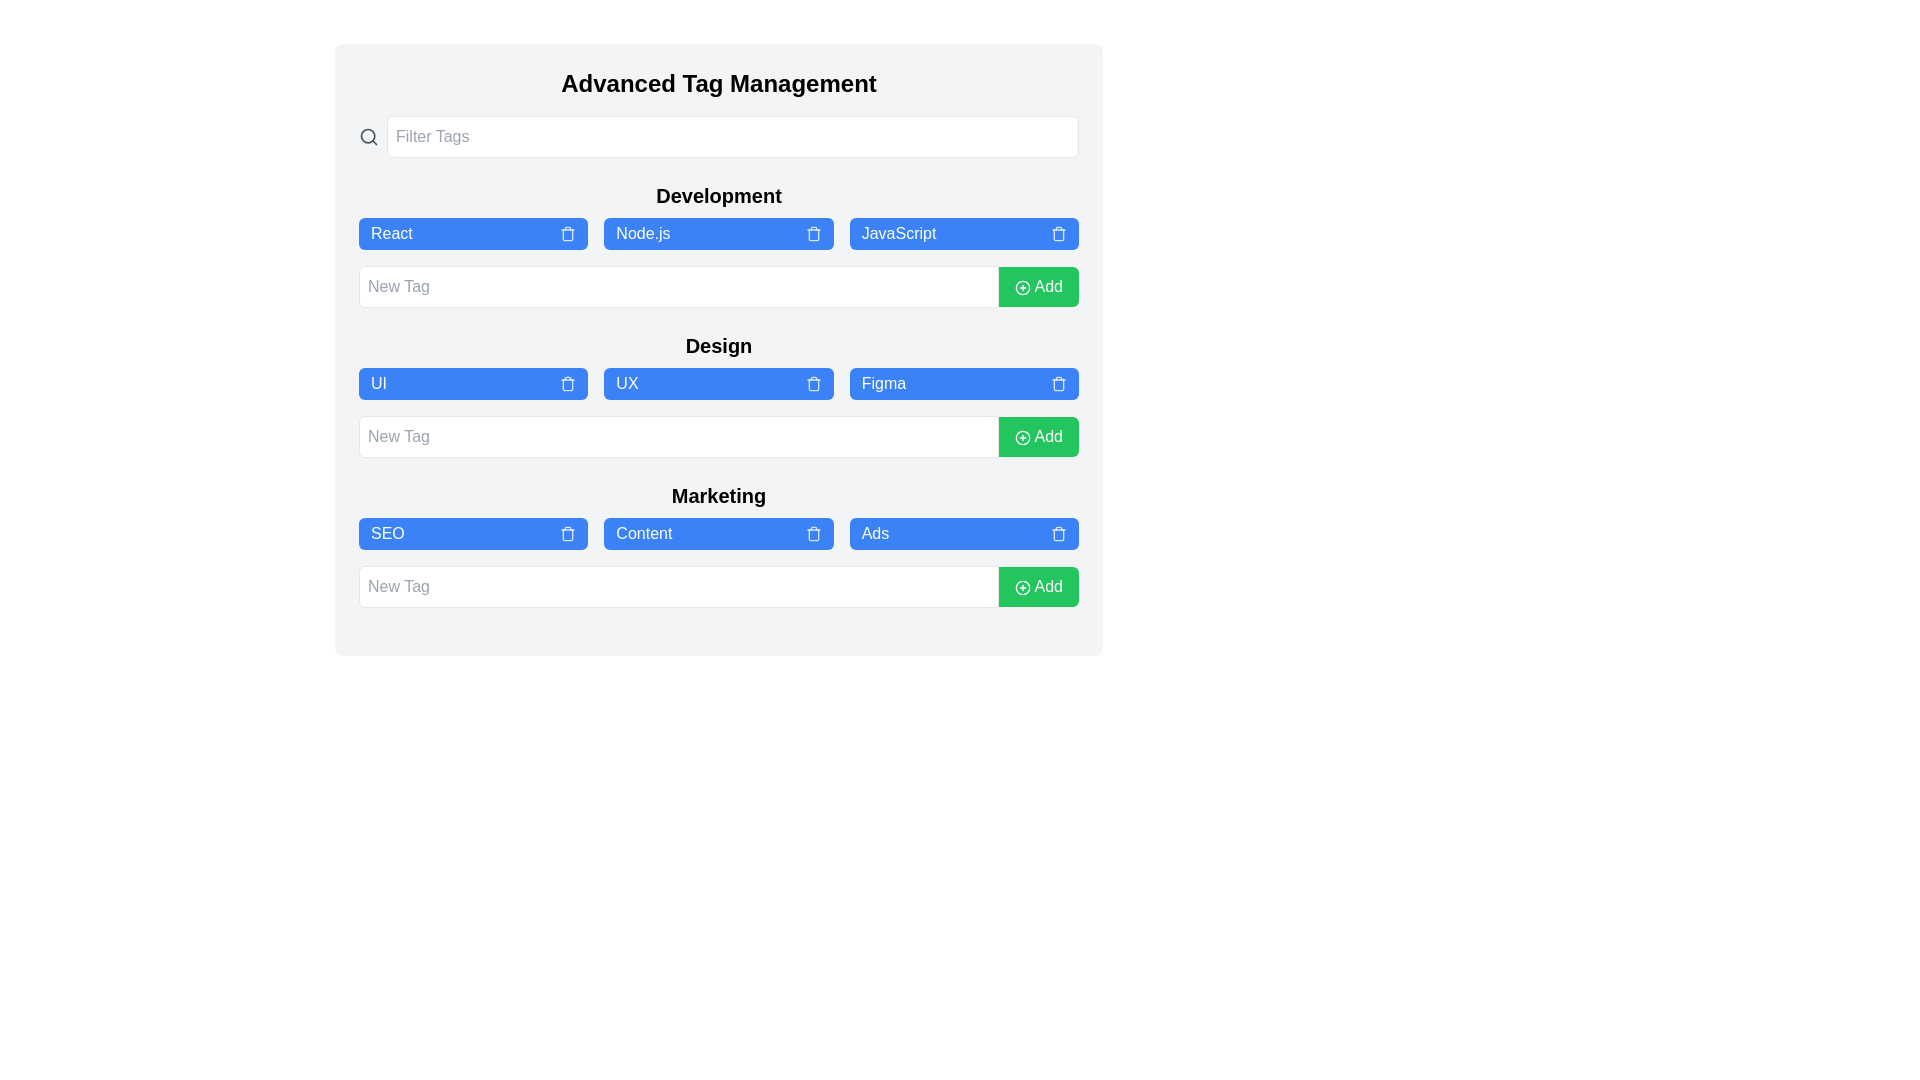  I want to click on the button located in the 'Development' section of the page, so click(1038, 286).